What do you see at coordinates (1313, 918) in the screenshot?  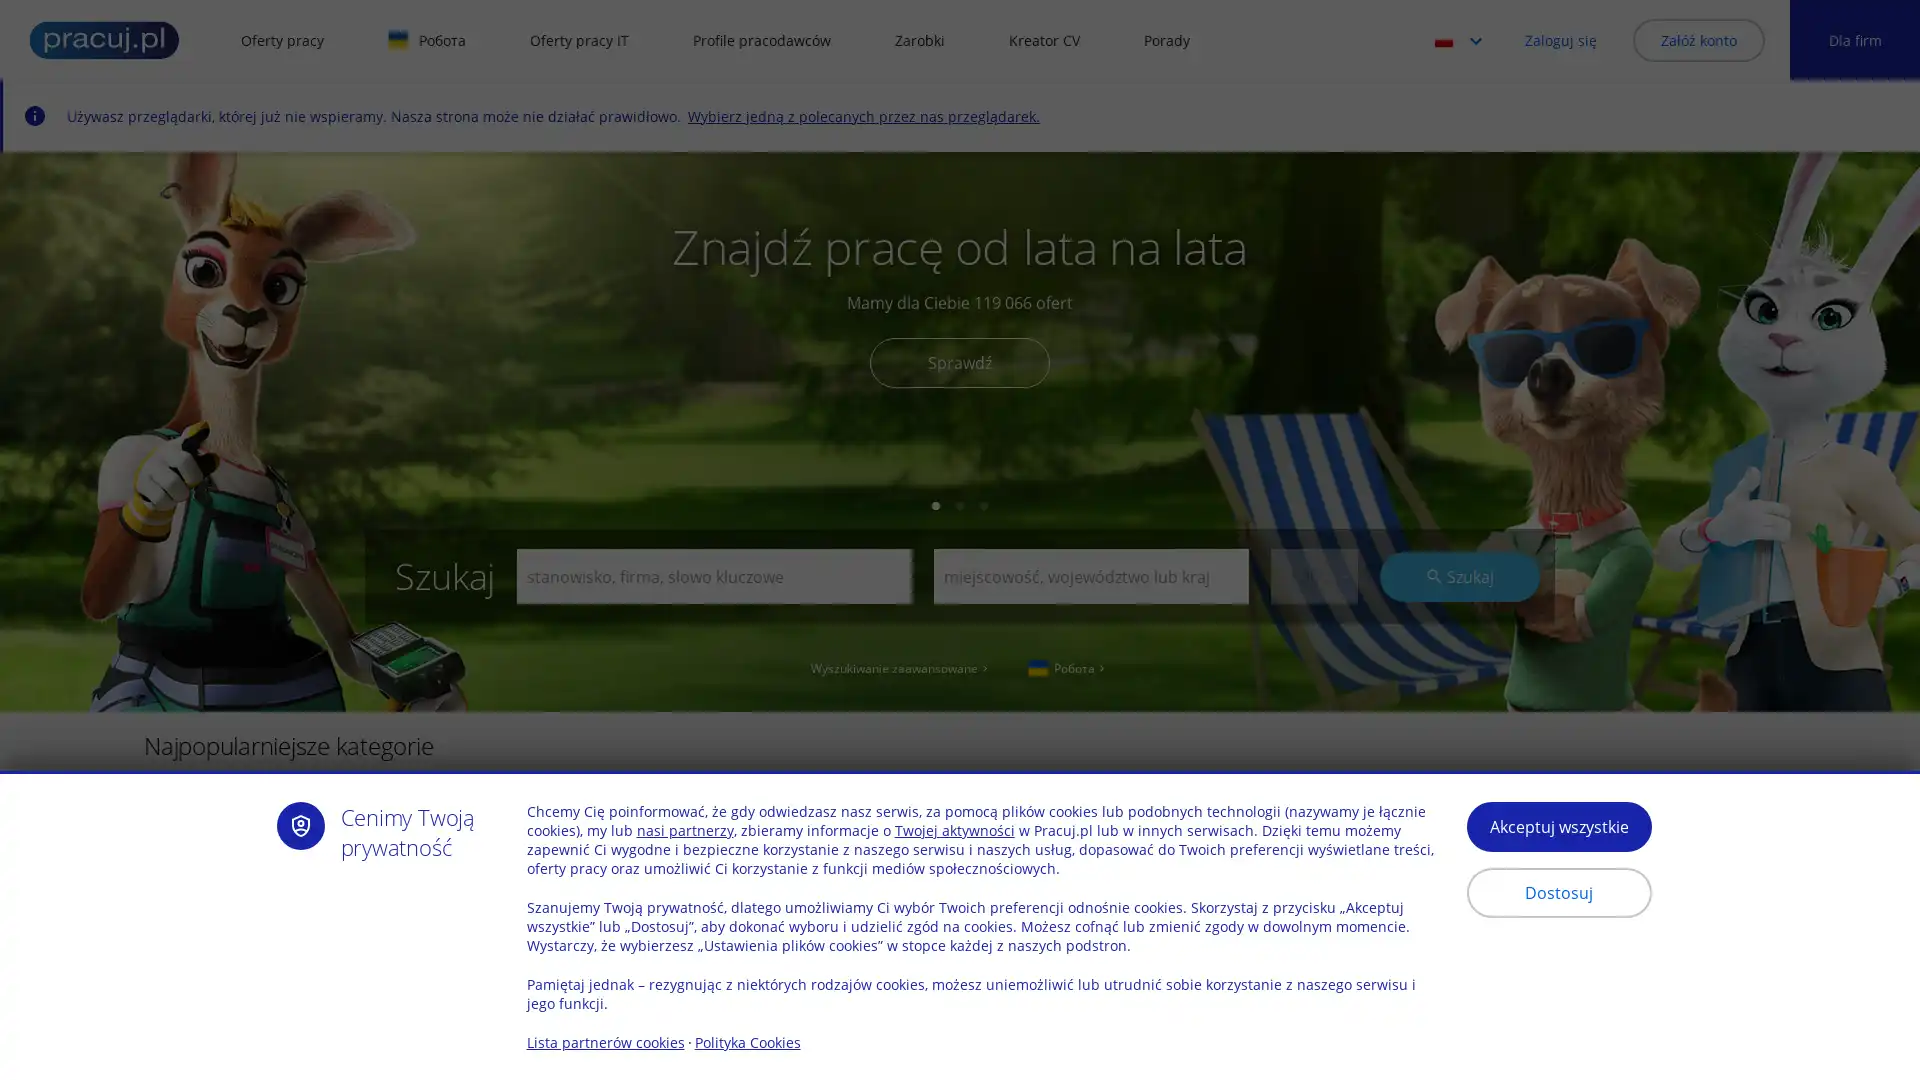 I see `+ 50 km` at bounding box center [1313, 918].